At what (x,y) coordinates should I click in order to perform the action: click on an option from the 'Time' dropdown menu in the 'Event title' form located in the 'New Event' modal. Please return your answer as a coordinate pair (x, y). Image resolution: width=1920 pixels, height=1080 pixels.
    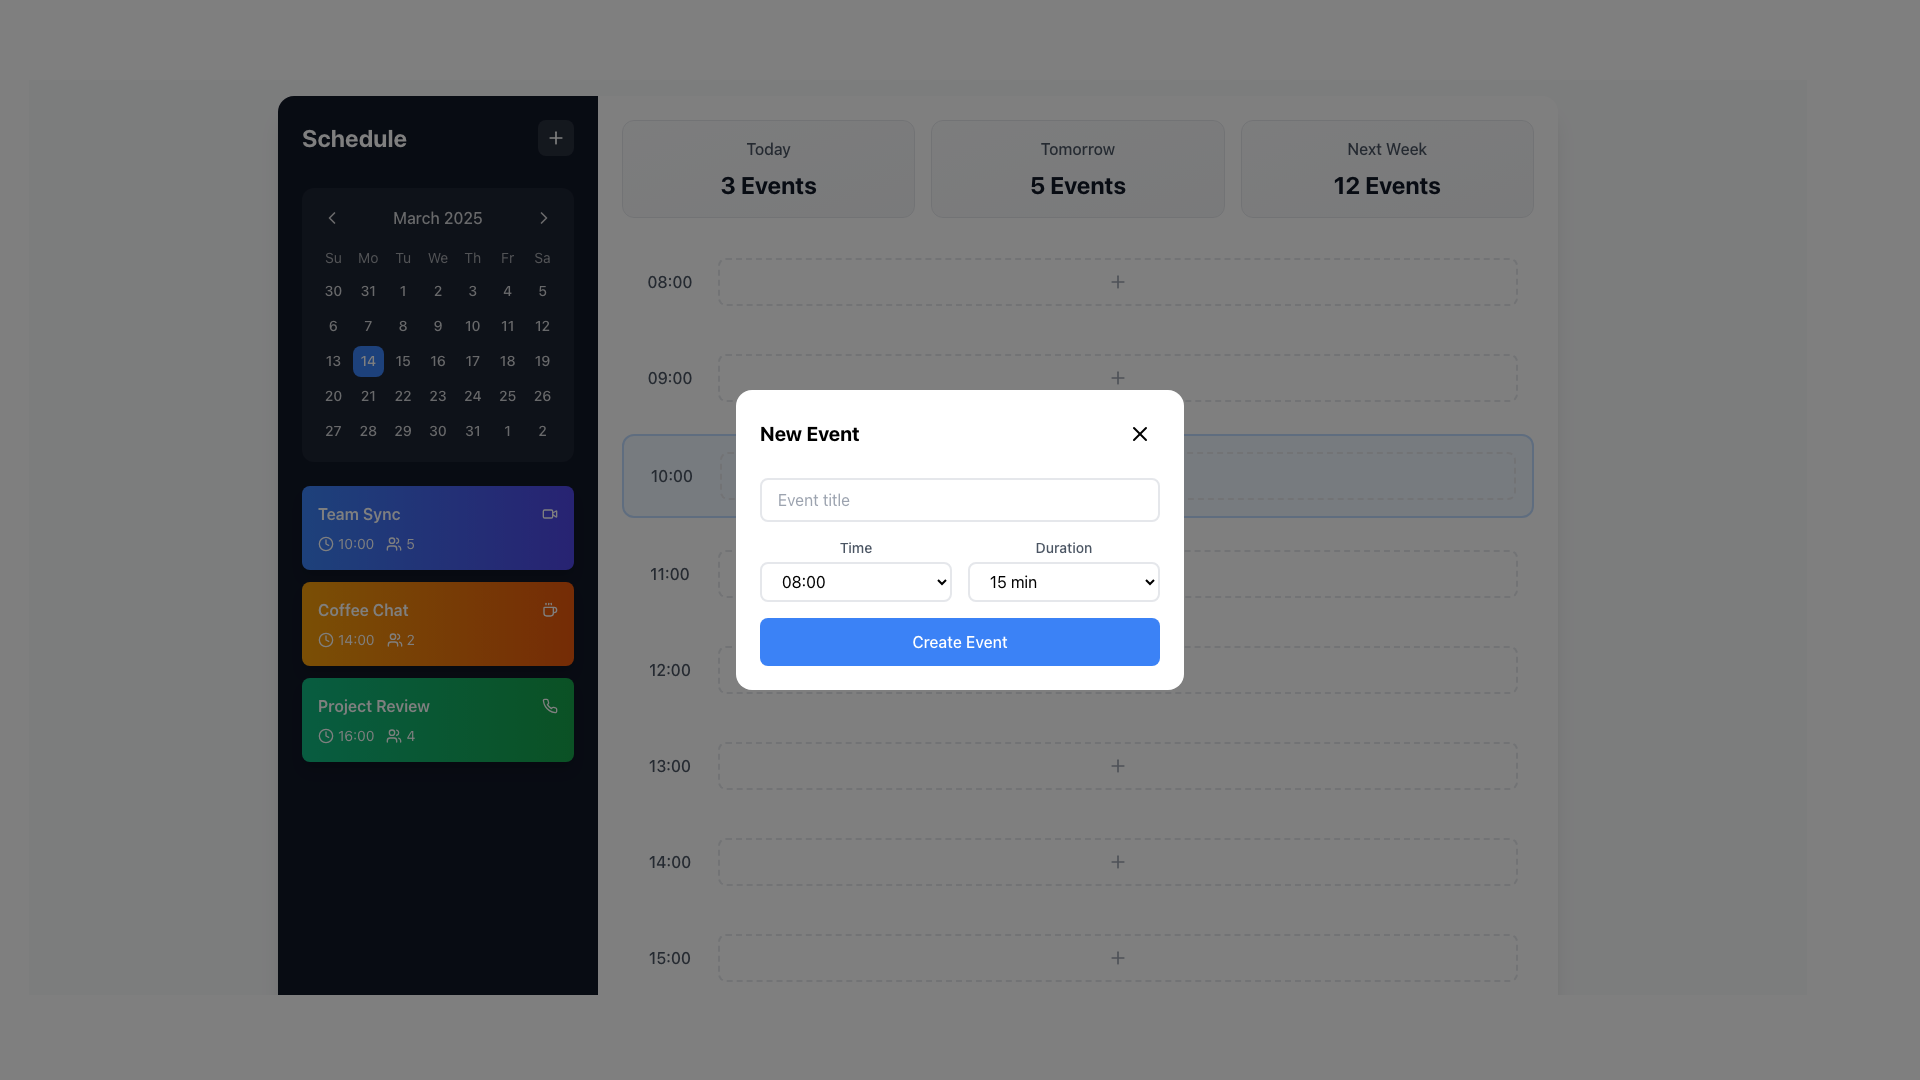
    Looking at the image, I should click on (960, 571).